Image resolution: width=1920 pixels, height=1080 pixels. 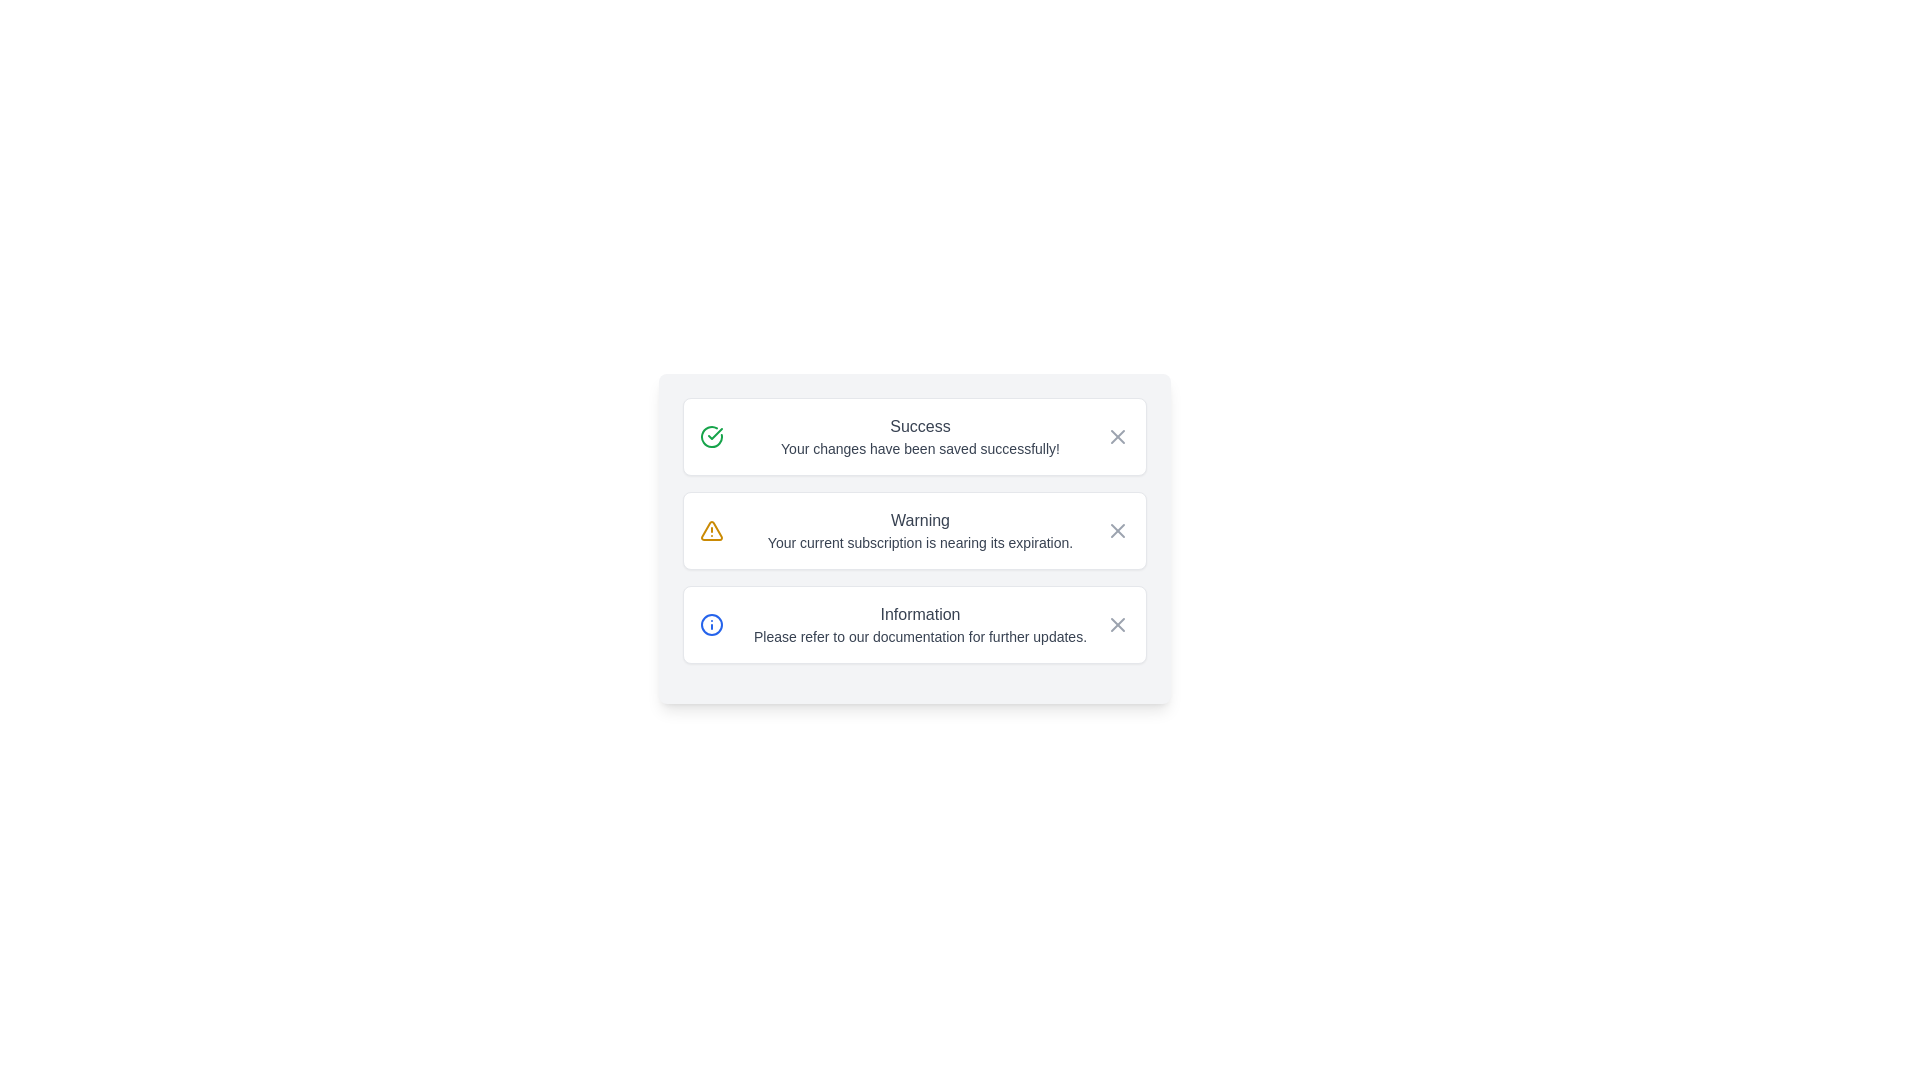 What do you see at coordinates (711, 530) in the screenshot?
I see `the warning status icon located in the second row of the announcements list, to the left of the 'Warning' heading` at bounding box center [711, 530].